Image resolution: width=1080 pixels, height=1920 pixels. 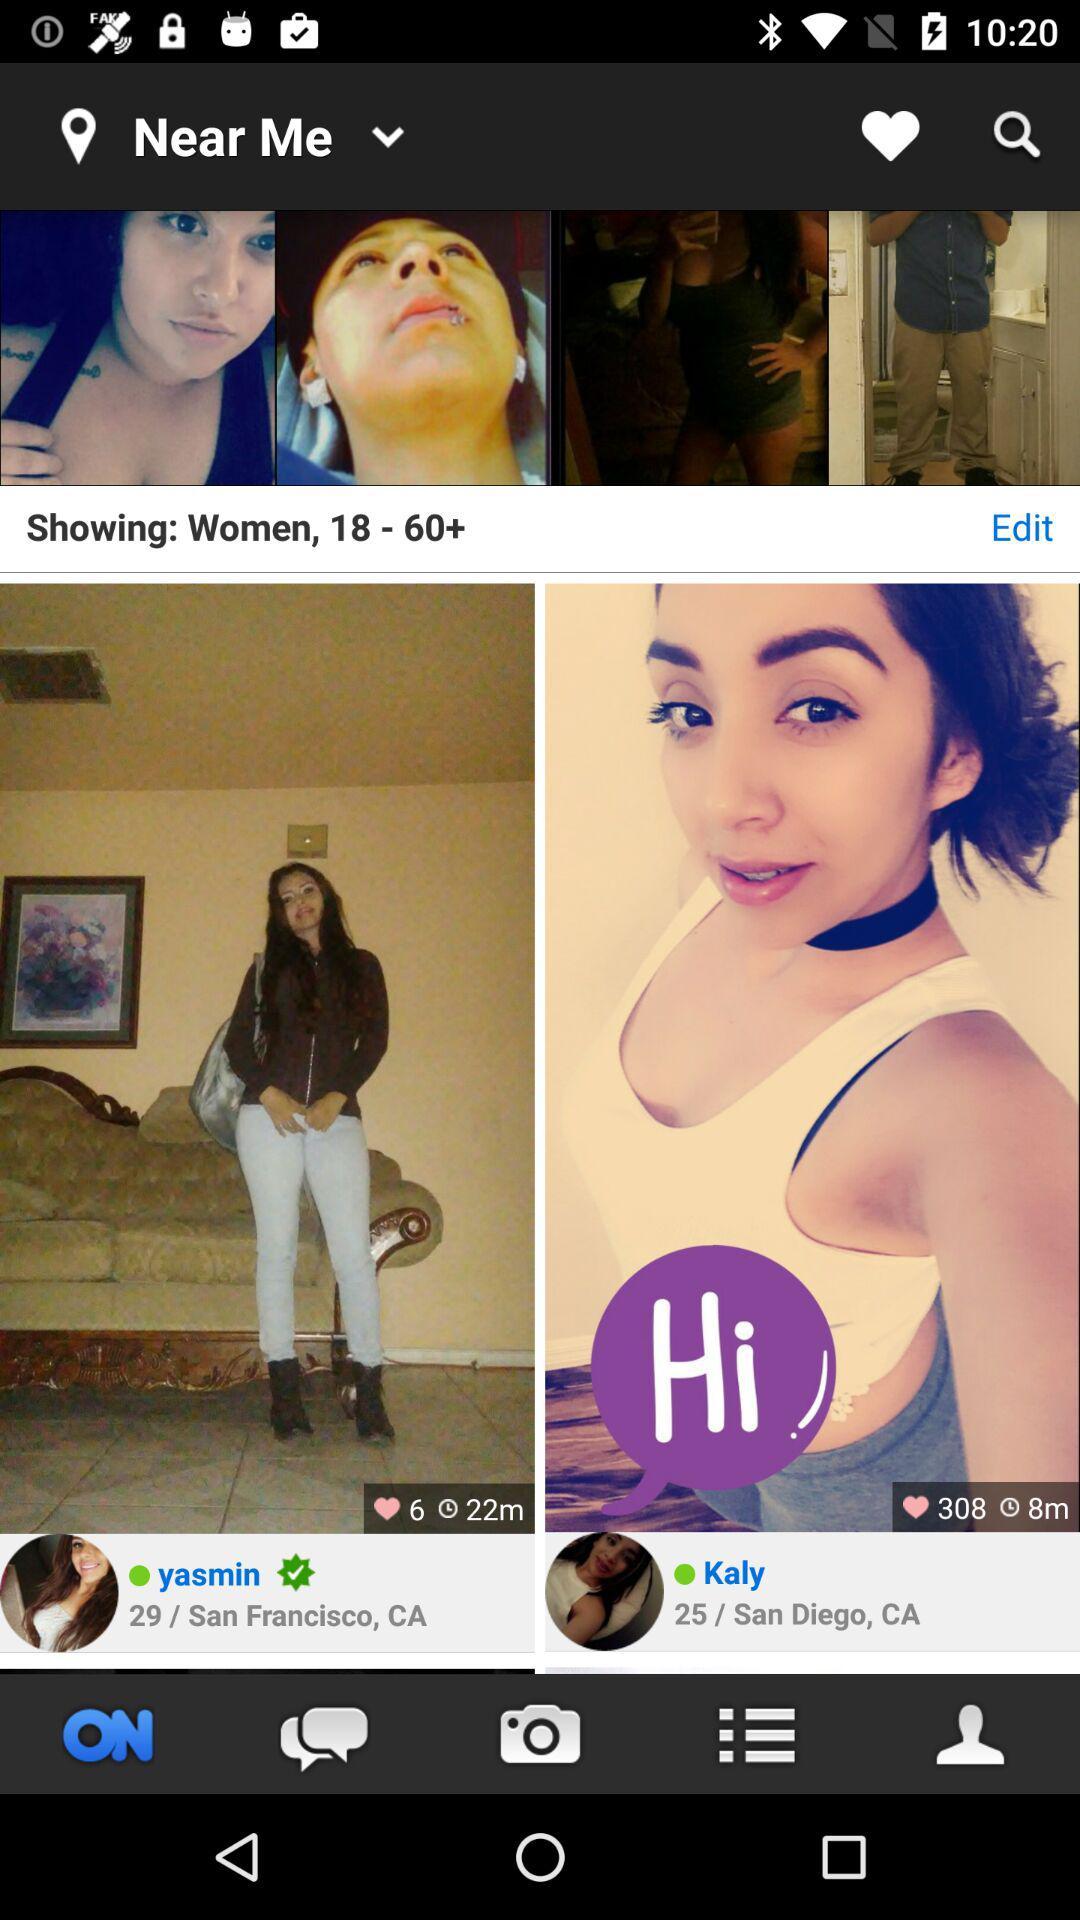 What do you see at coordinates (812, 1670) in the screenshot?
I see `profile` at bounding box center [812, 1670].